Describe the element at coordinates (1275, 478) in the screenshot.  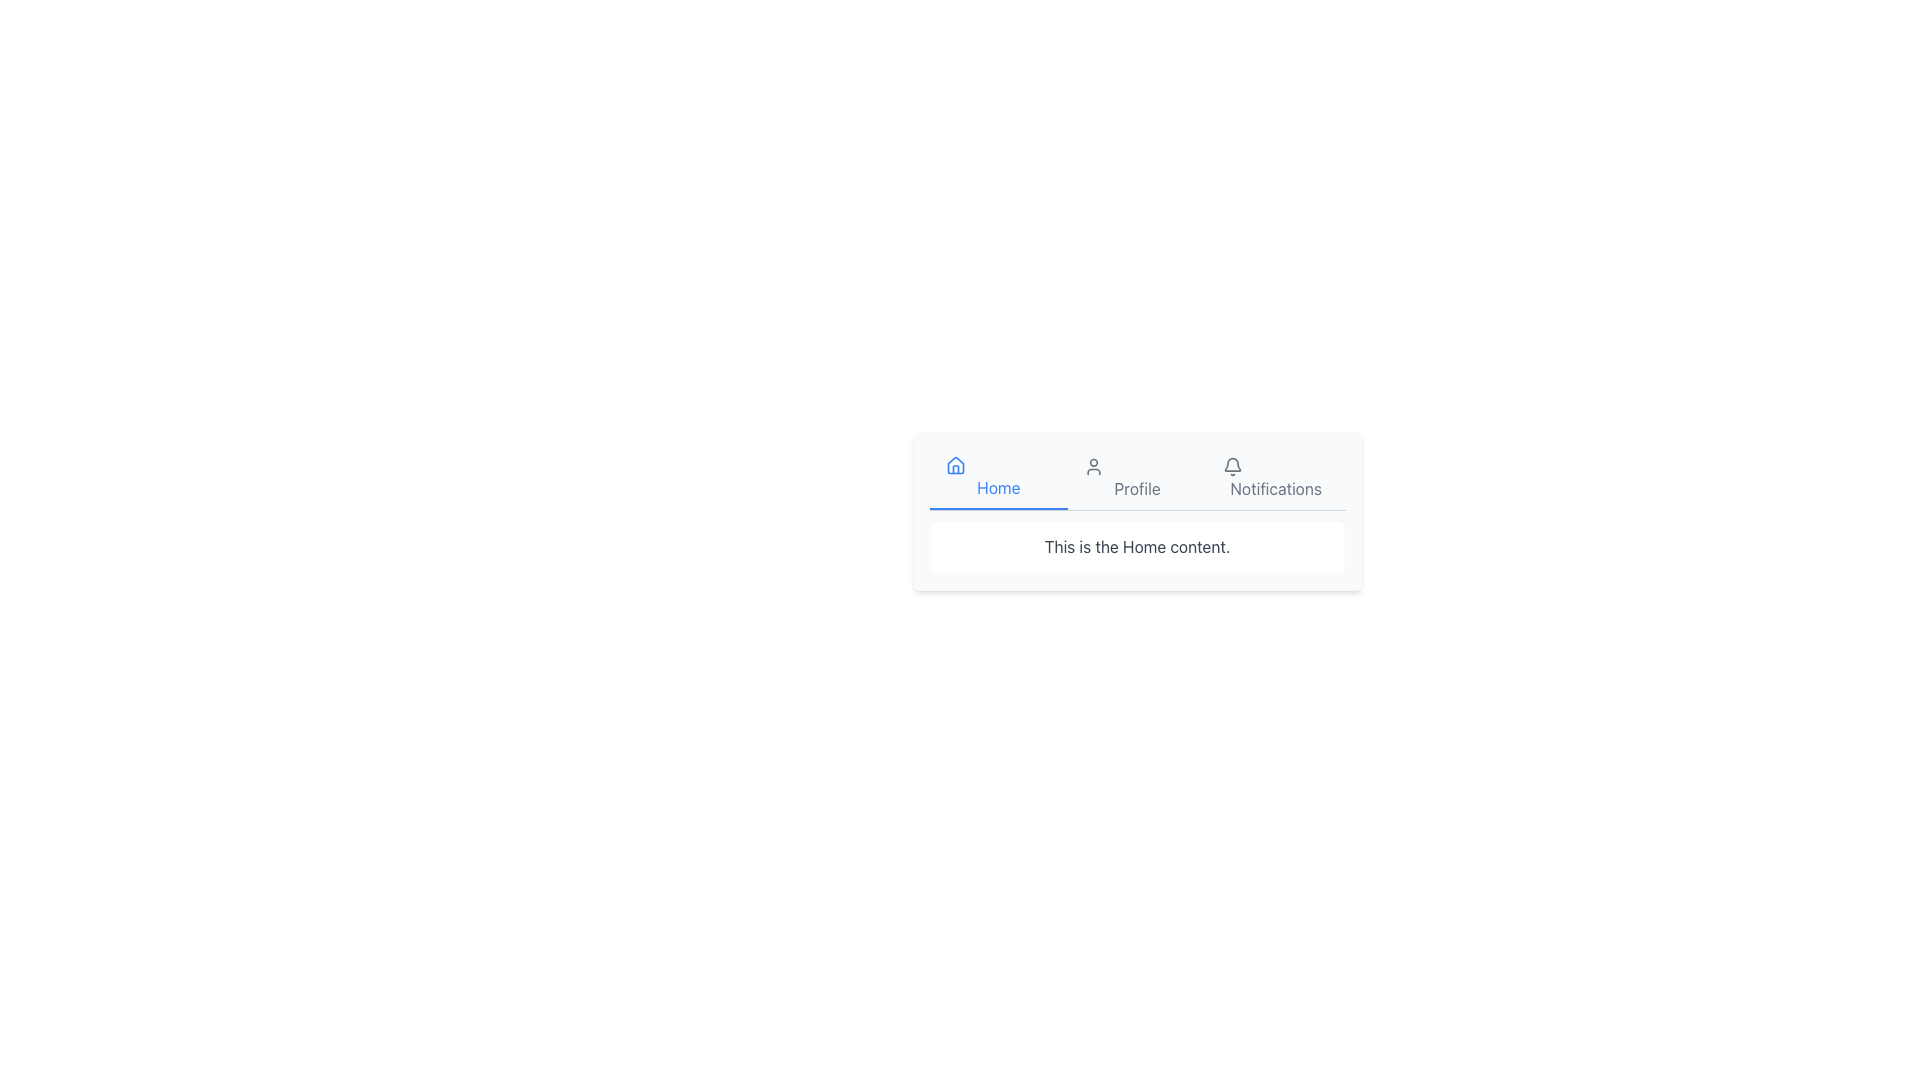
I see `the 'Notifications' button located in the navigation bar, which features a bell icon and changes color on hover` at that location.